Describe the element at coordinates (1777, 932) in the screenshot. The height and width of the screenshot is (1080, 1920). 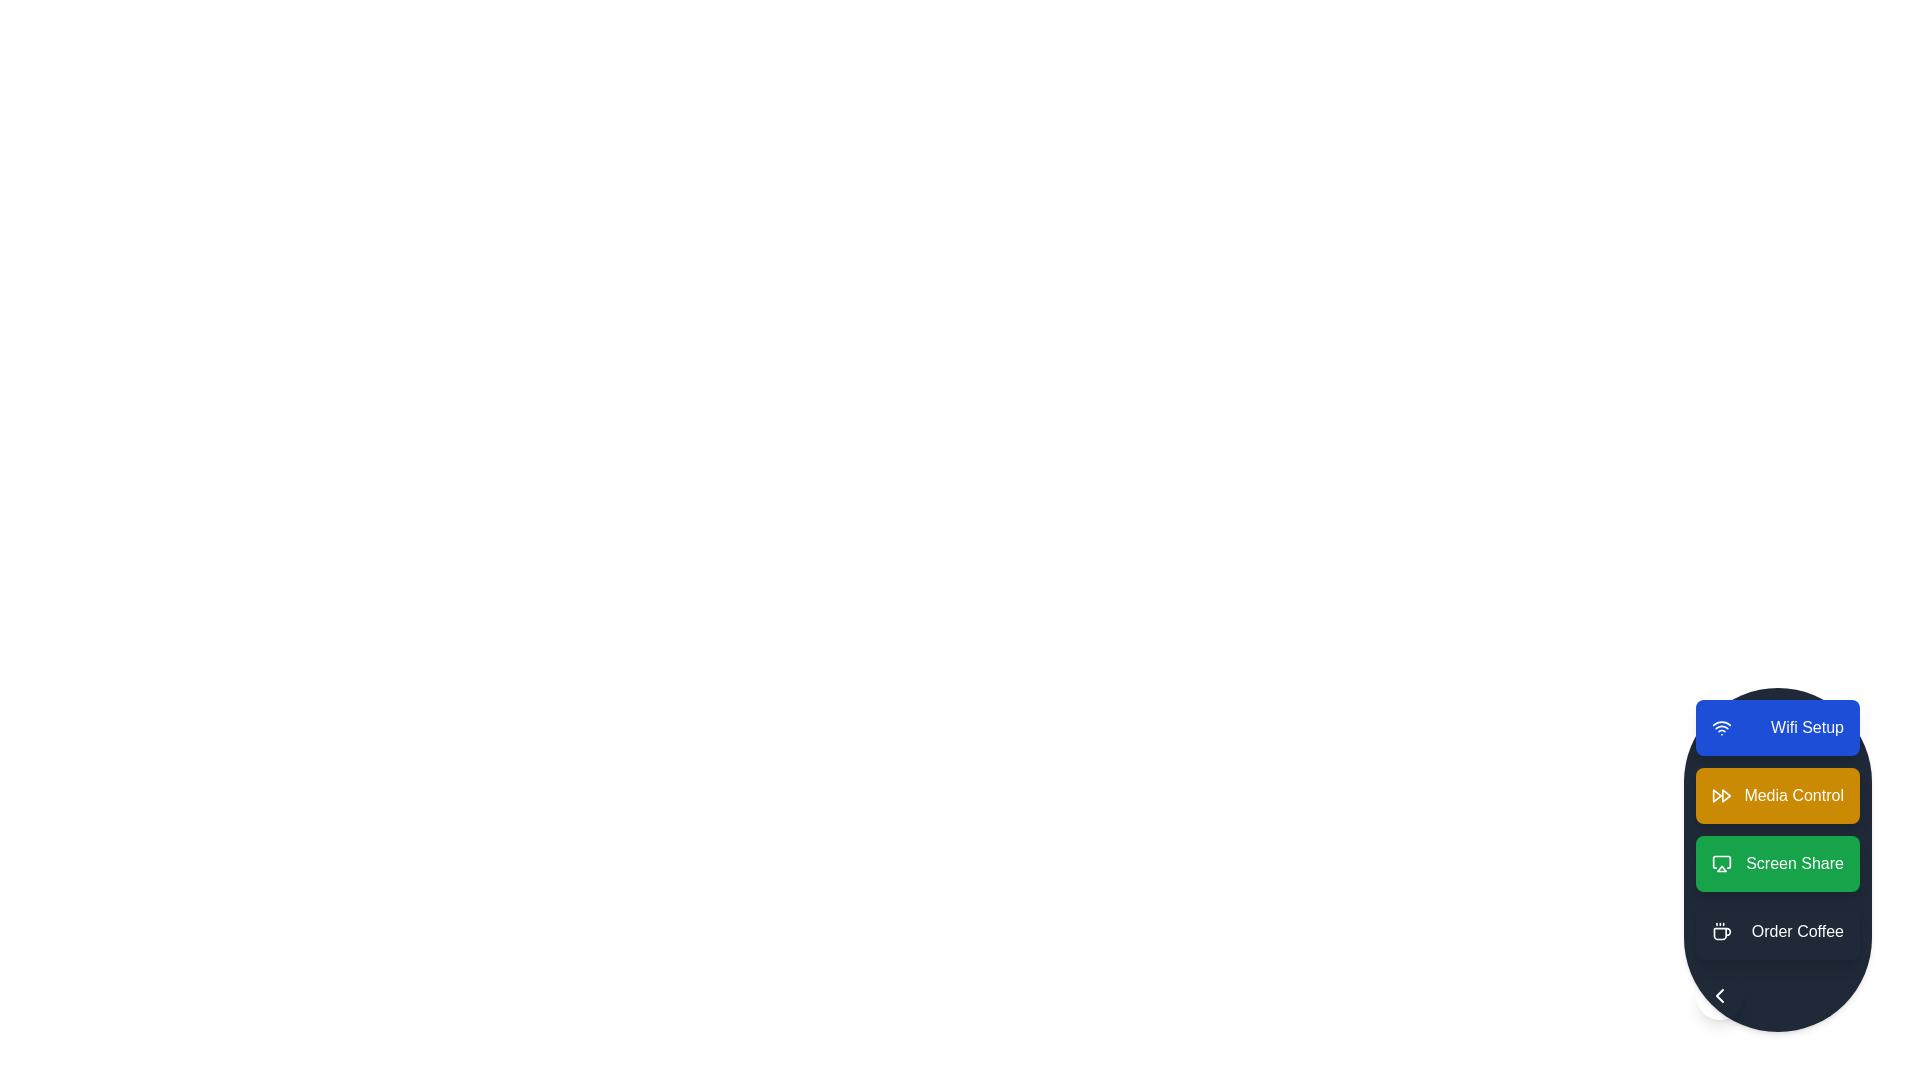
I see `the action item labeled Order Coffee to observe visual feedback` at that location.